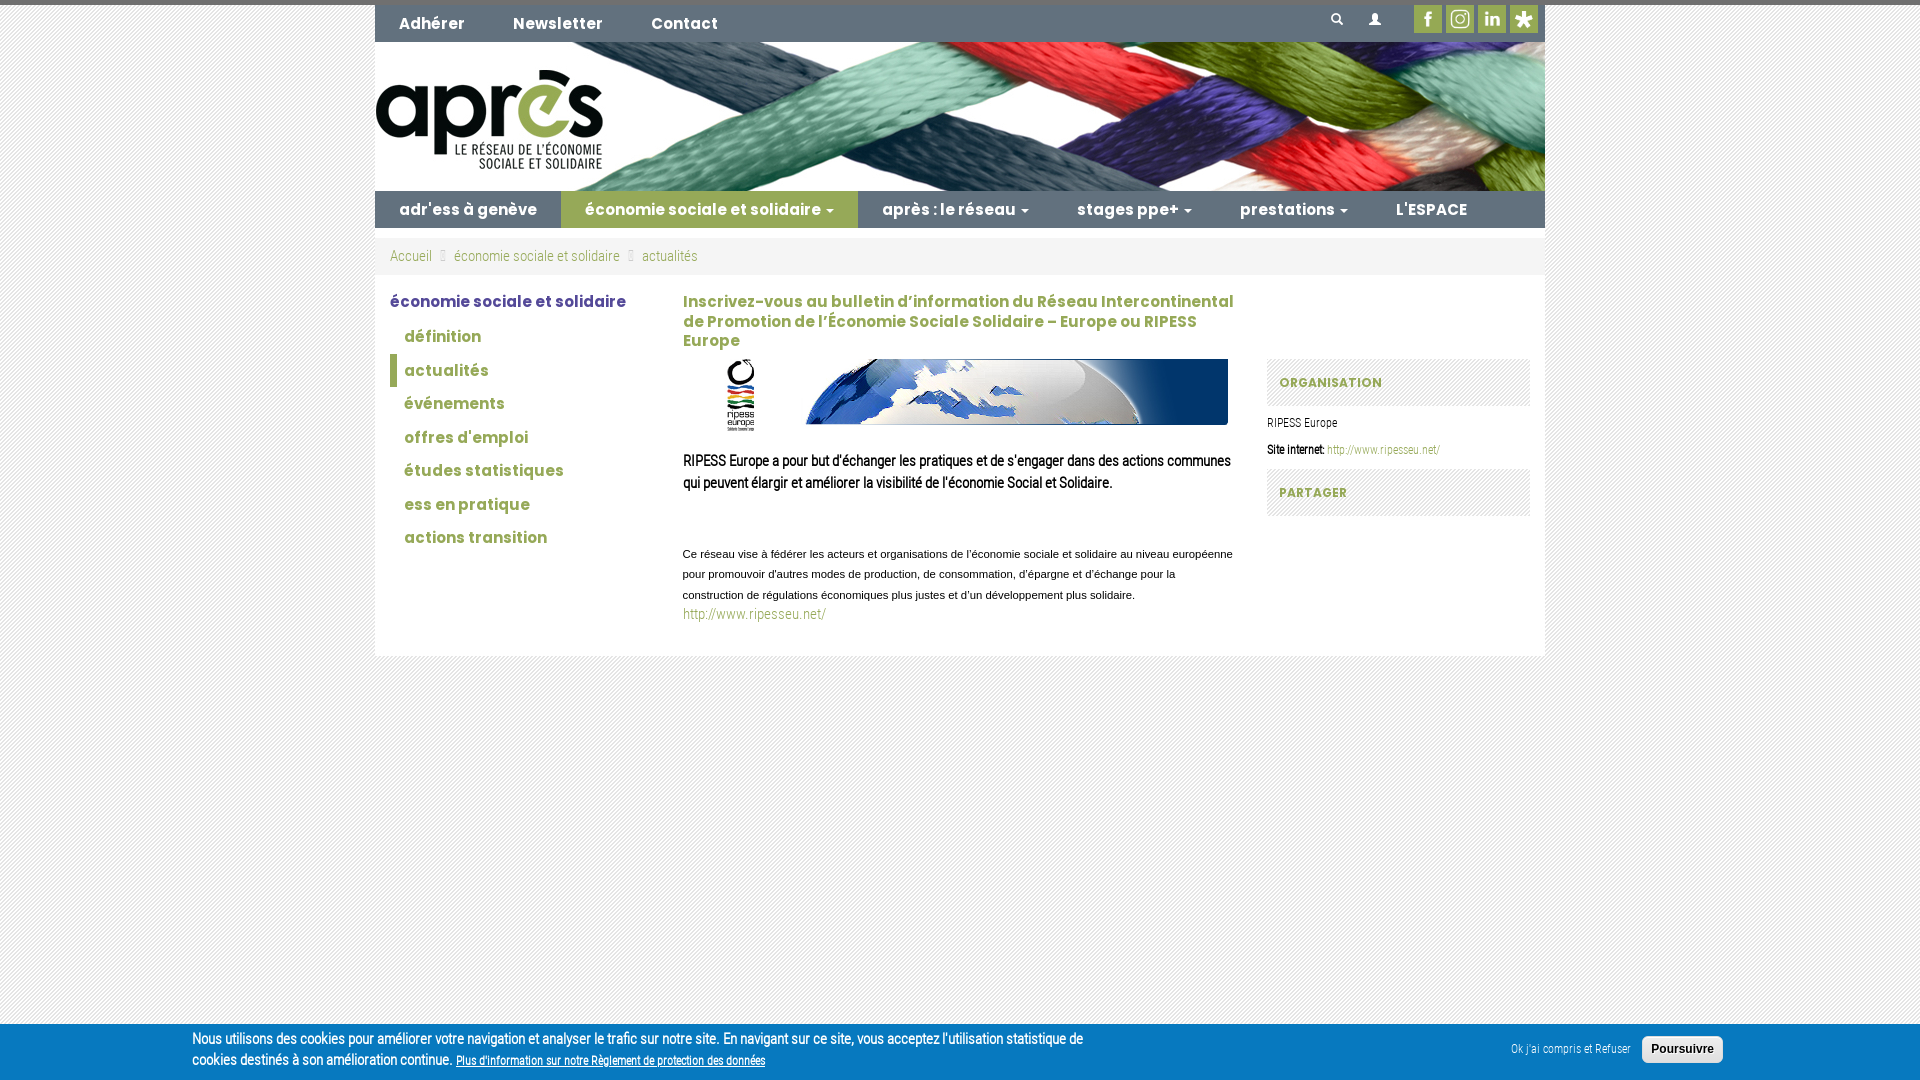 Image resolution: width=1920 pixels, height=1080 pixels. I want to click on 'Ok j'ai compris et Refuser', so click(1569, 1048).